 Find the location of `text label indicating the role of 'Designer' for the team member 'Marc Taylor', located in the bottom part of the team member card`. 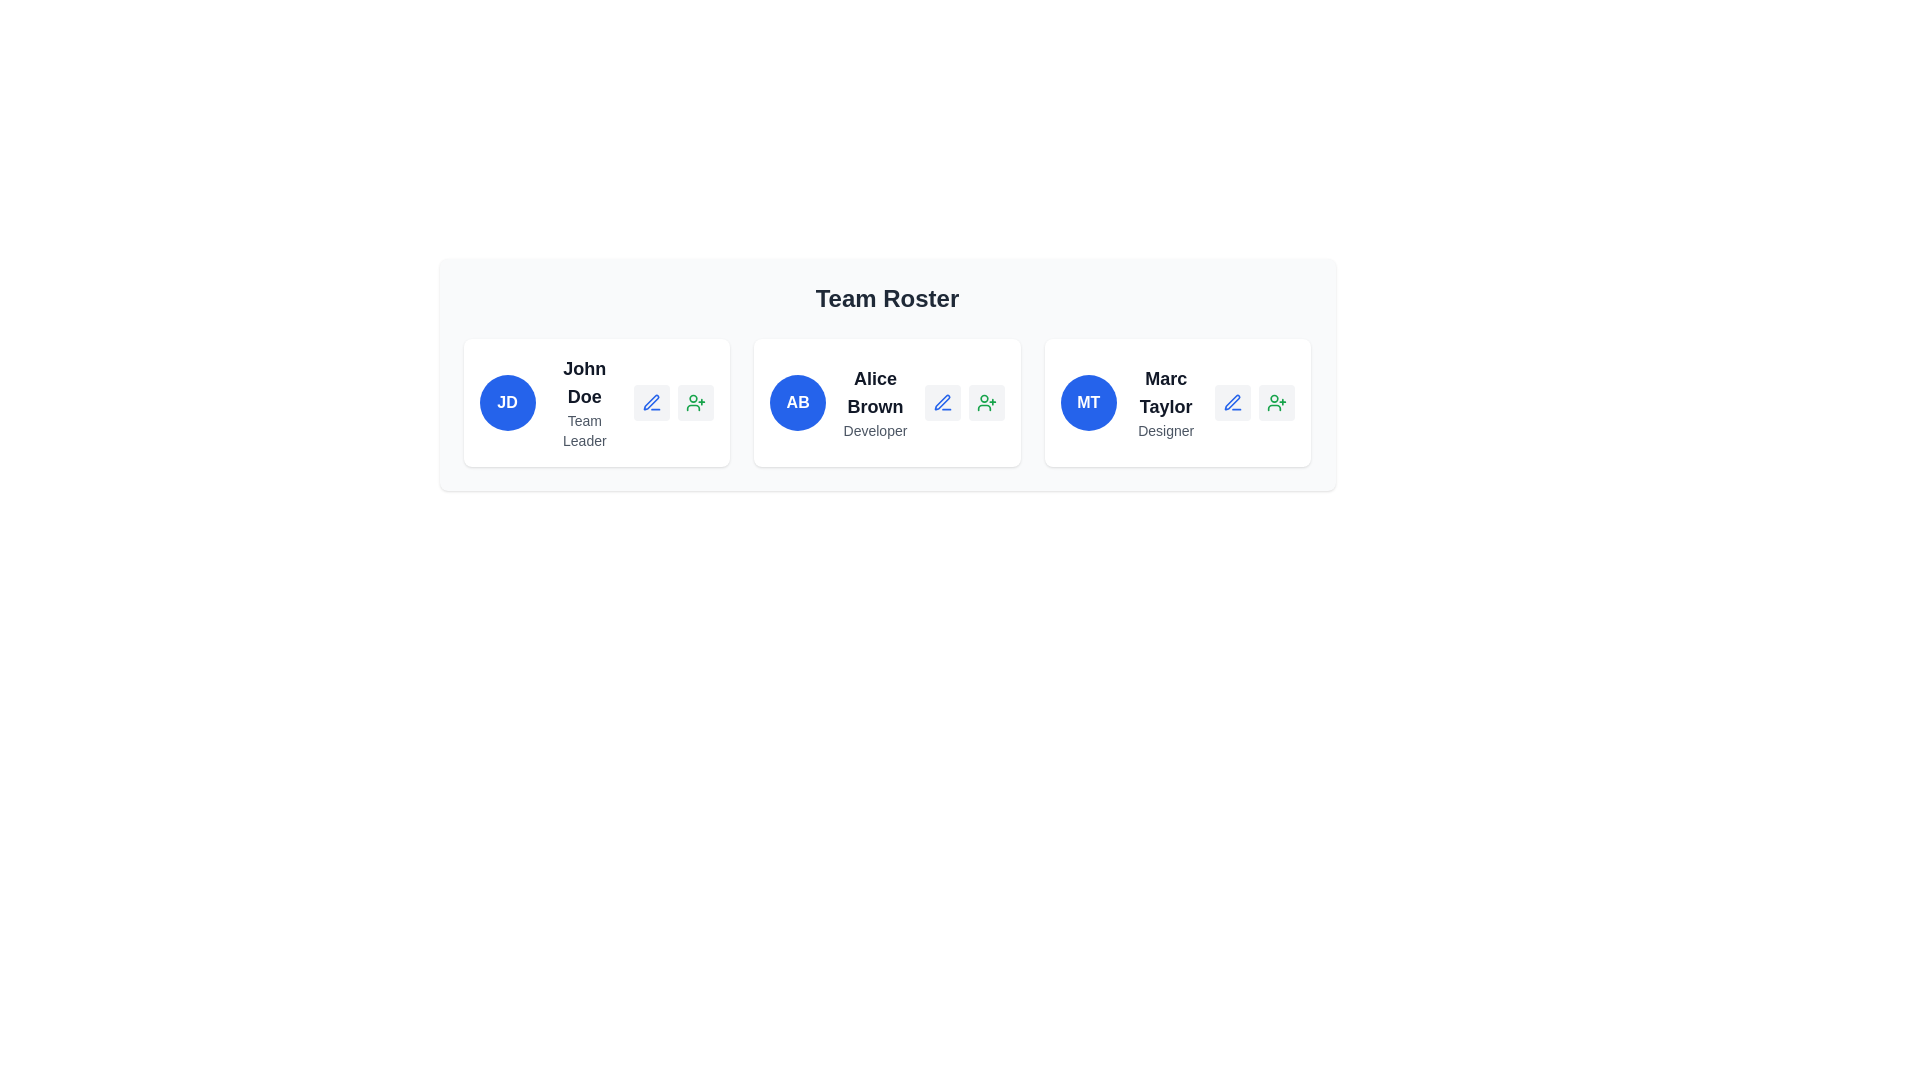

text label indicating the role of 'Designer' for the team member 'Marc Taylor', located in the bottom part of the team member card is located at coordinates (1166, 430).